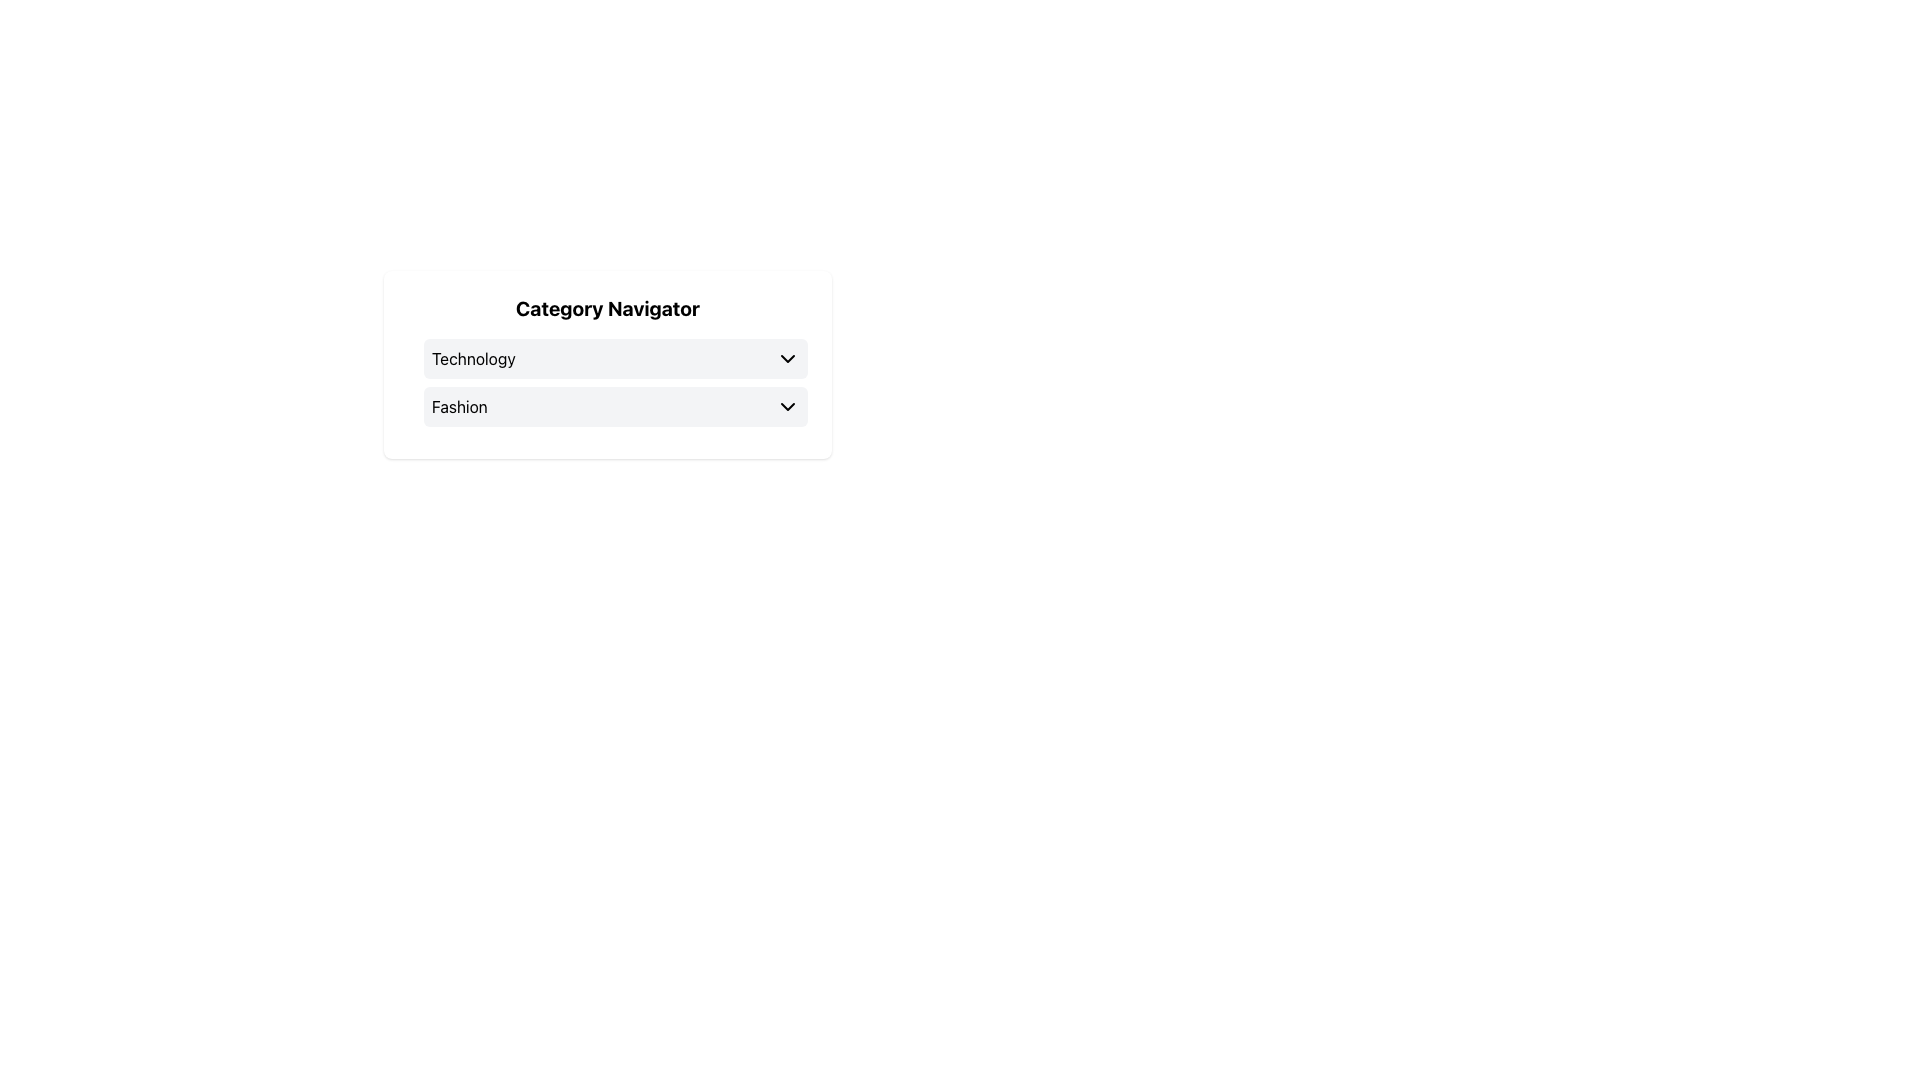 This screenshot has width=1920, height=1080. What do you see at coordinates (786, 357) in the screenshot?
I see `the Dropdown indicator icon, which is a downward-pointing chevron styled with a black stroke, located to the right of the 'Technology' label` at bounding box center [786, 357].